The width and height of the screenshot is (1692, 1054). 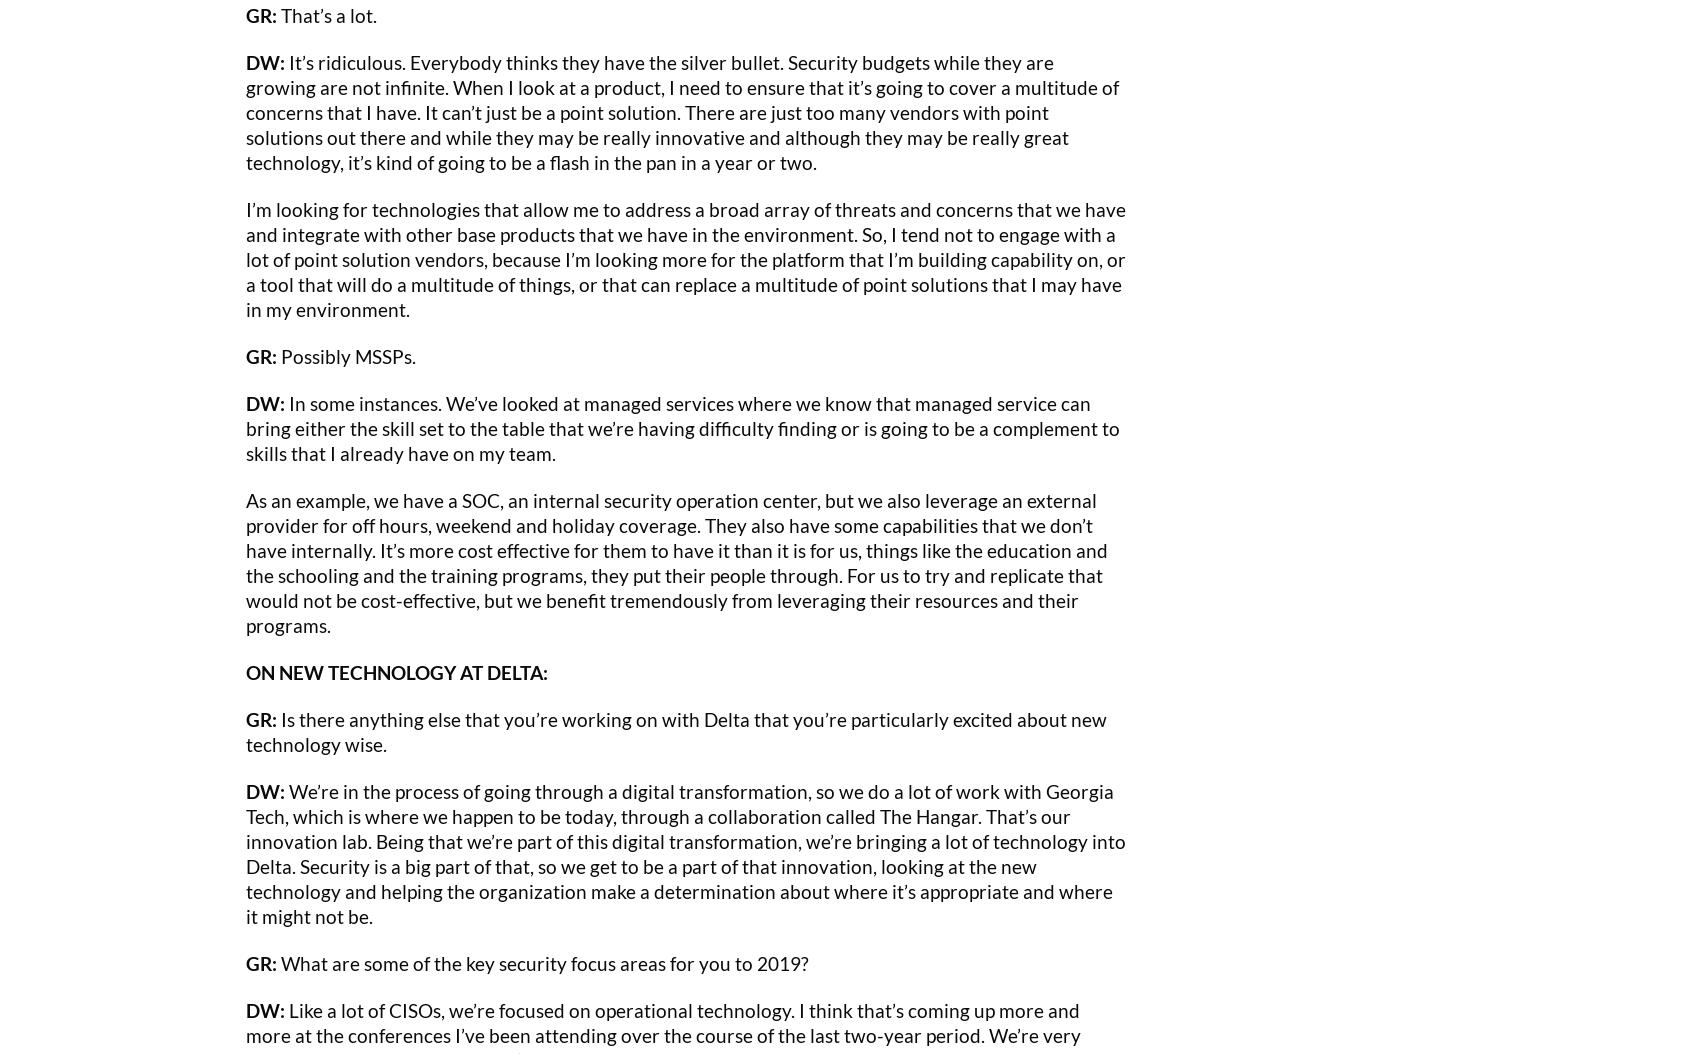 What do you see at coordinates (396, 671) in the screenshot?
I see `'ON NEW TECHNOLOGY AT DELTA:'` at bounding box center [396, 671].